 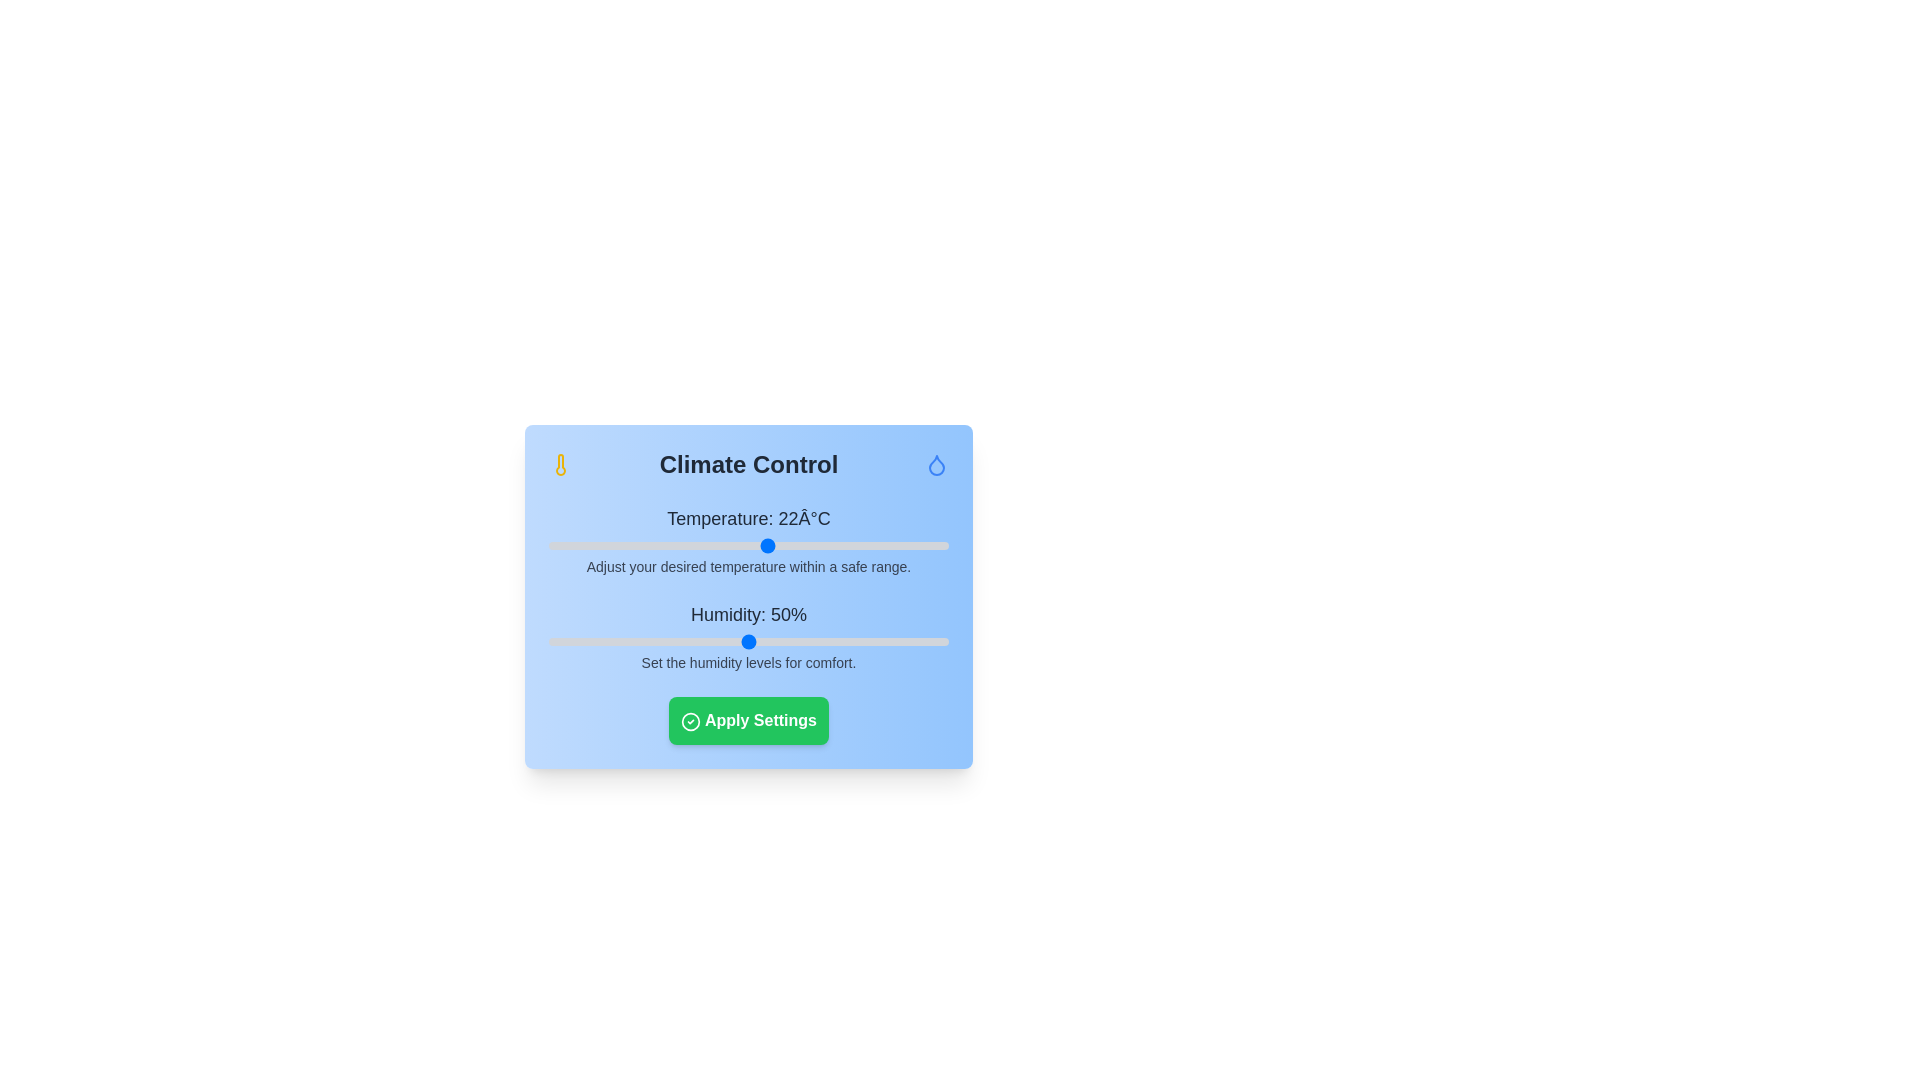 I want to click on the visual state of the circular icon with a check mark inside, which is styled with a green background and located to the left of the text 'Apply Settings' within the green button, so click(x=691, y=721).